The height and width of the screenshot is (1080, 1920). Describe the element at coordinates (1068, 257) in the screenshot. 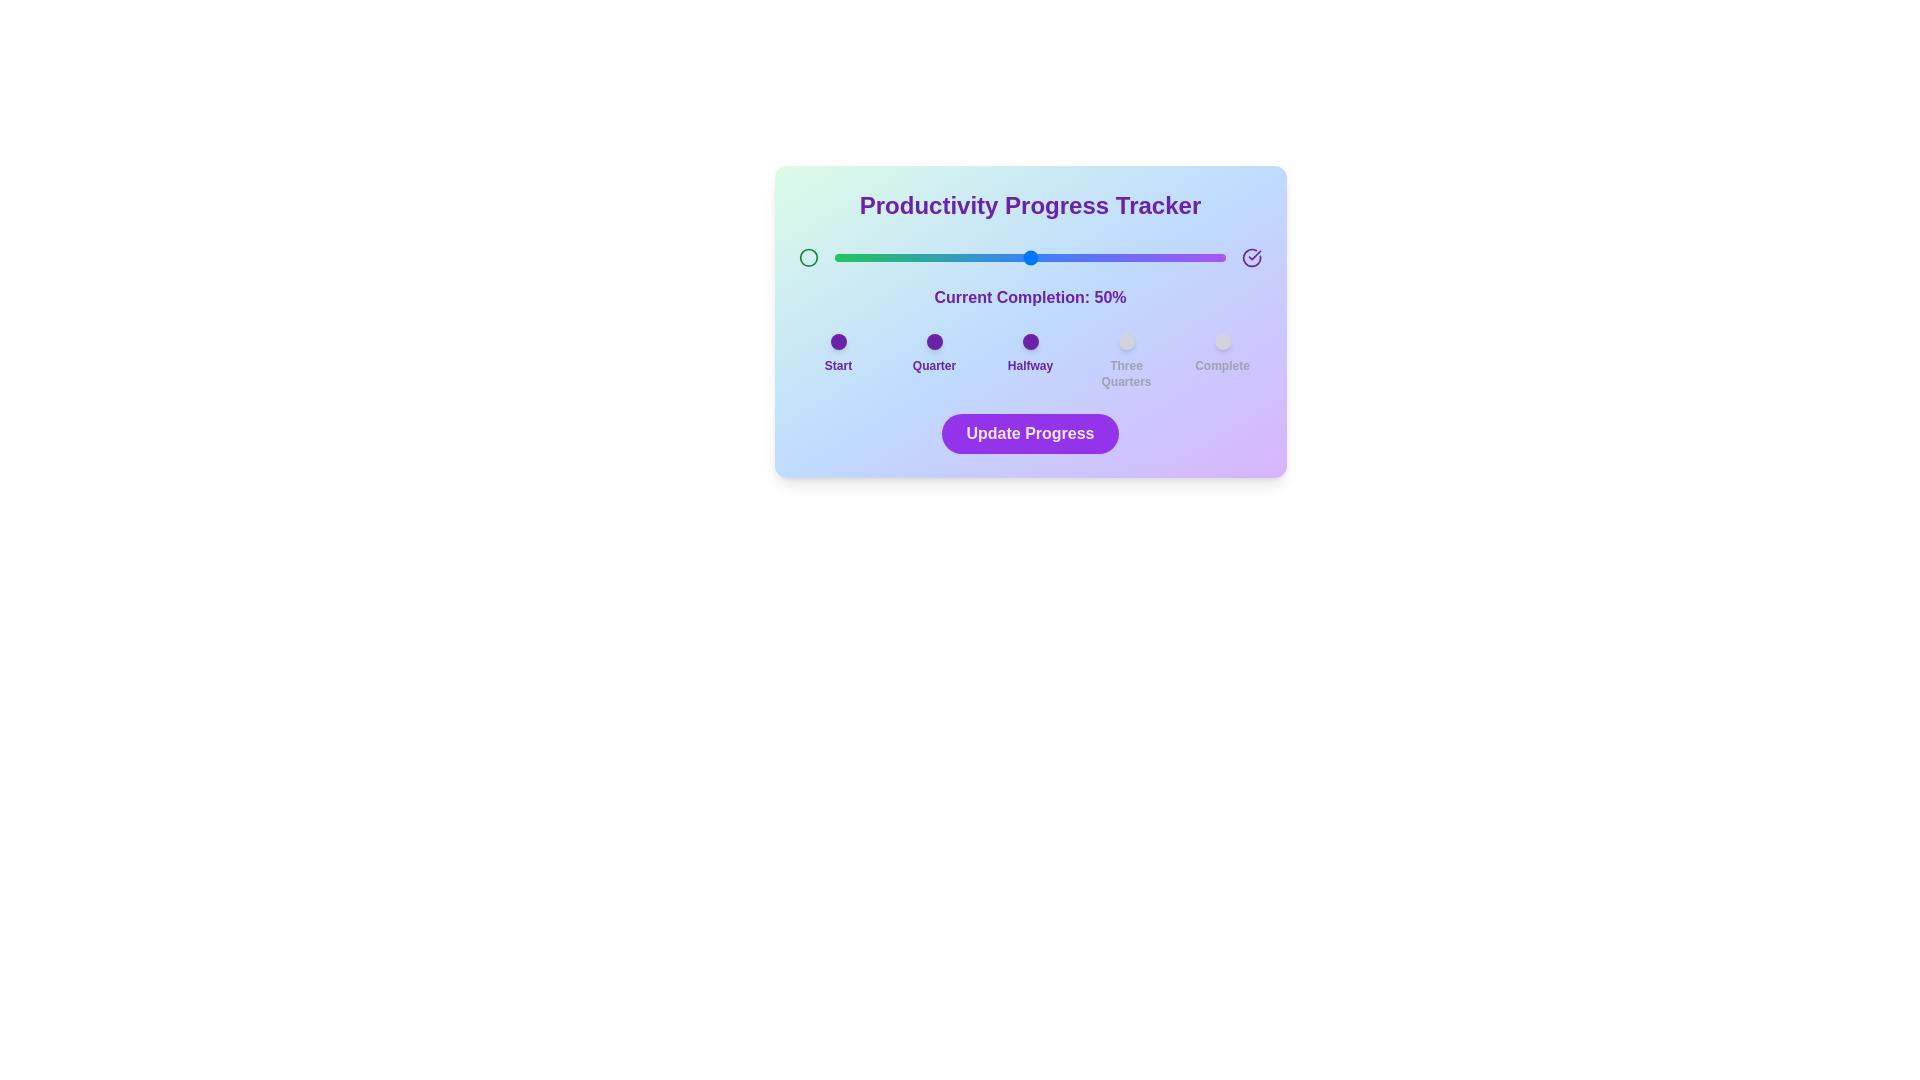

I see `the progress slider to 60%` at that location.